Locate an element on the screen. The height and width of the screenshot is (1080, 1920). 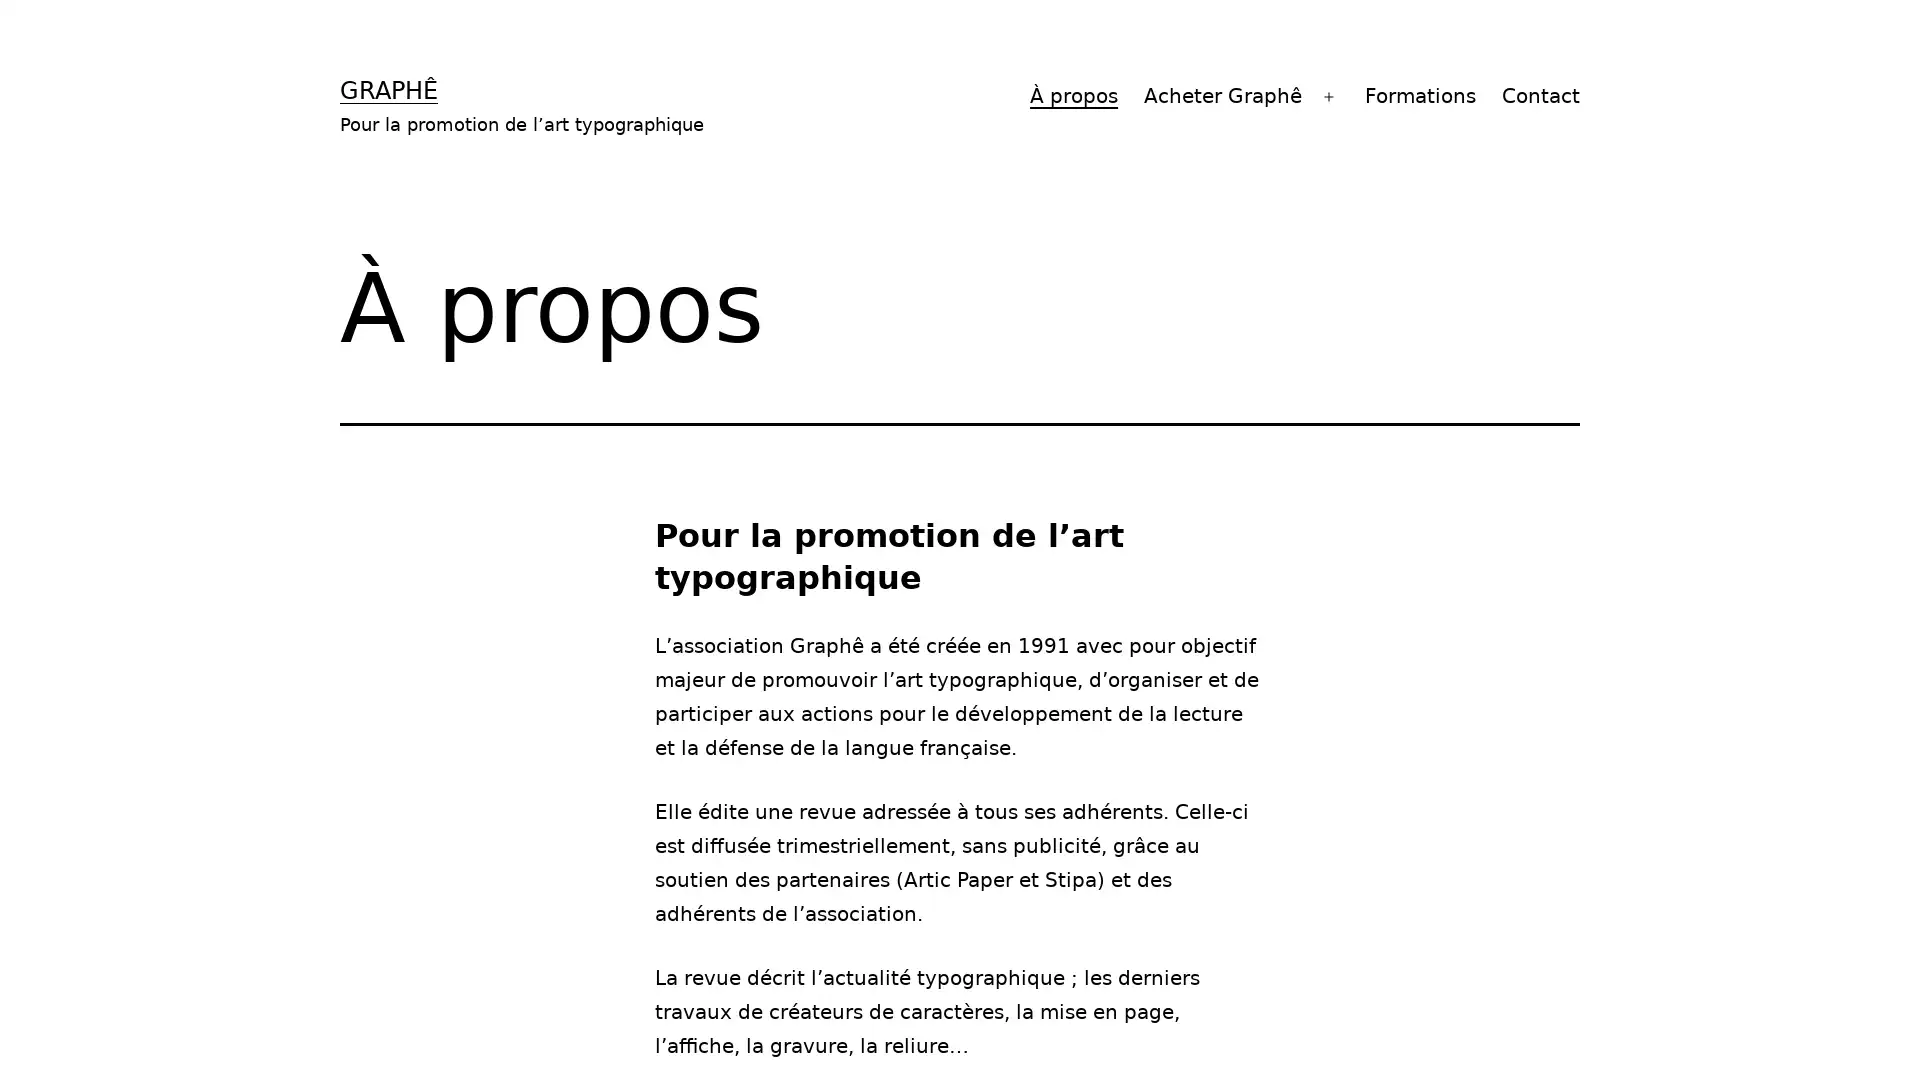
Ouvrir le menu is located at coordinates (1329, 96).